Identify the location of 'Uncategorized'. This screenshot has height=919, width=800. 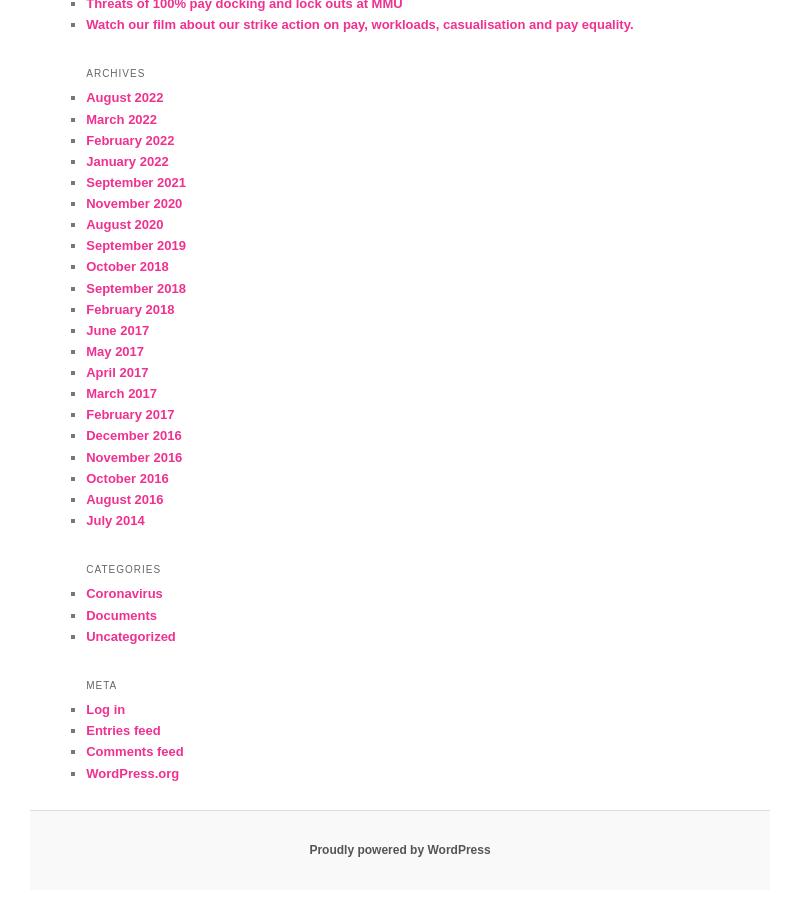
(129, 635).